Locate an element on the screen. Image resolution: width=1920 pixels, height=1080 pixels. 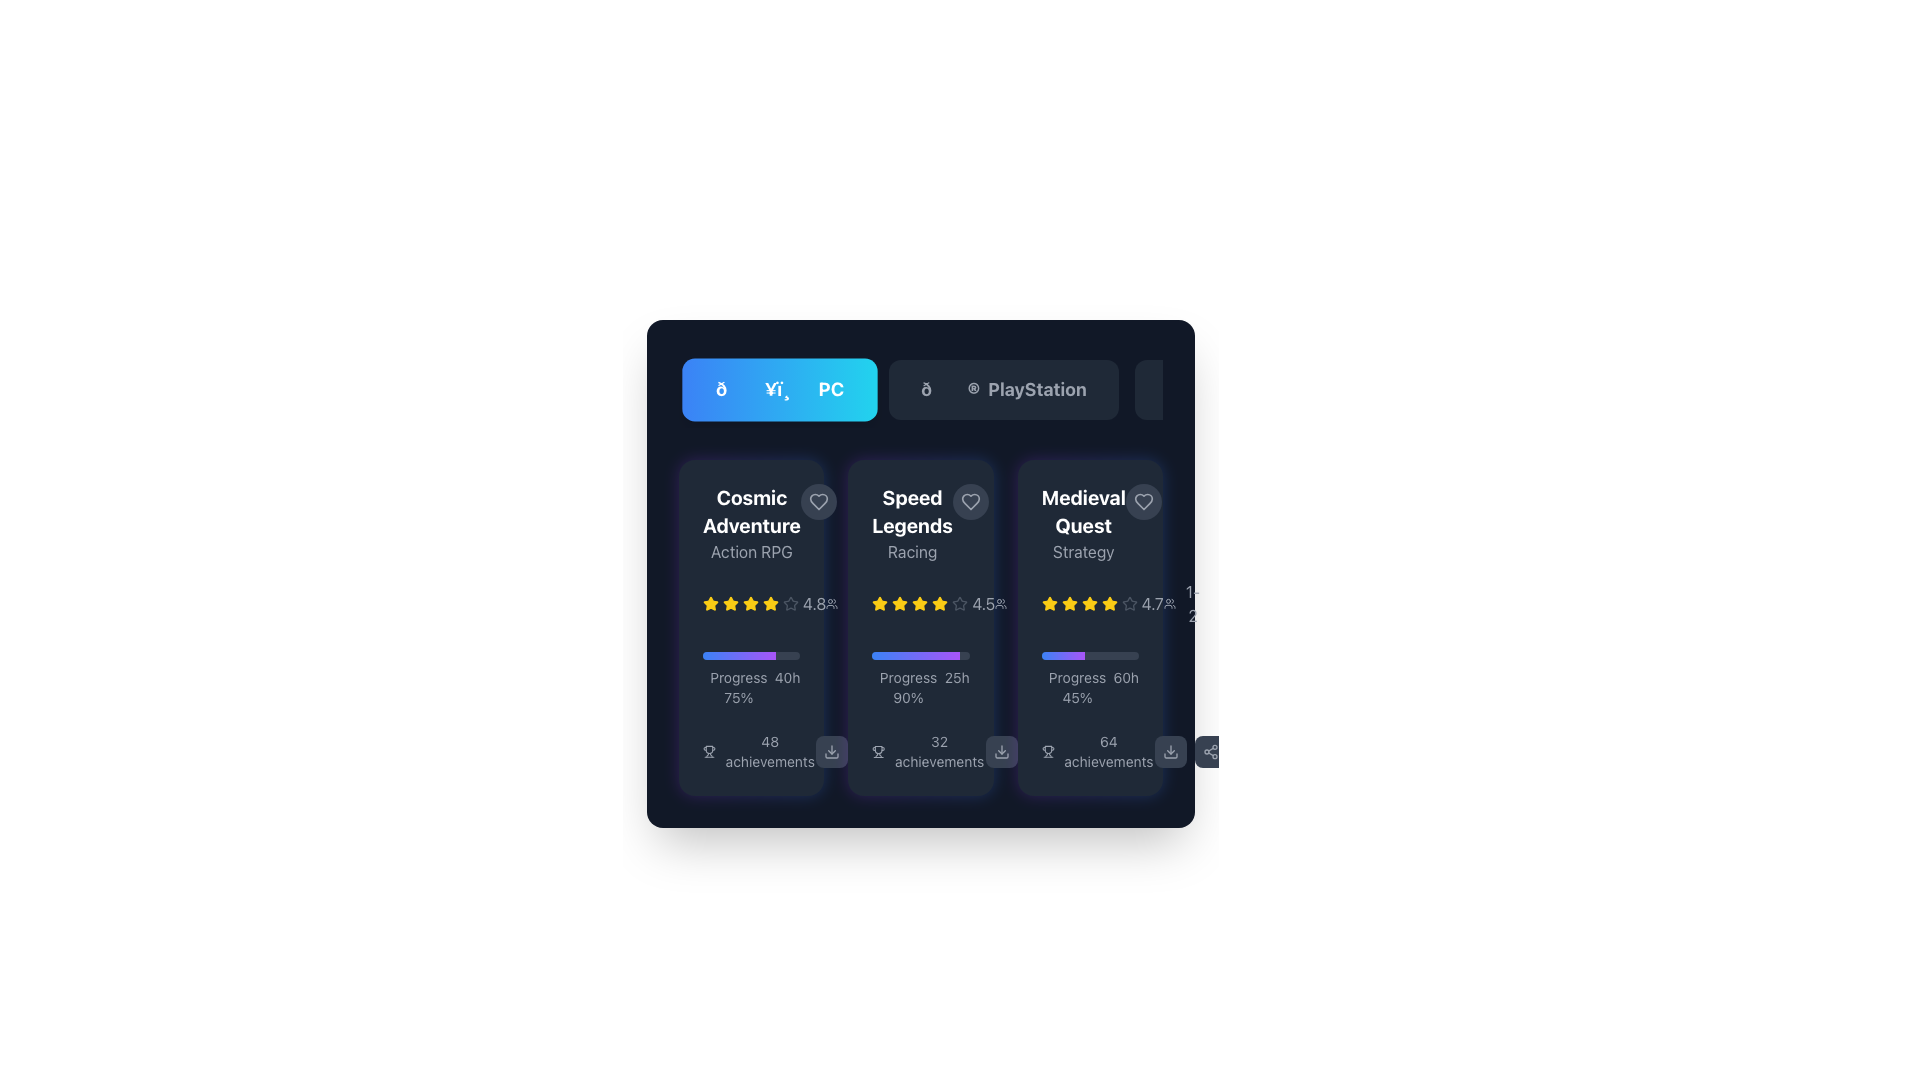
the rightmost star-shaped icon in the rating indicator for the 'Medieval Quest' card is located at coordinates (1129, 602).